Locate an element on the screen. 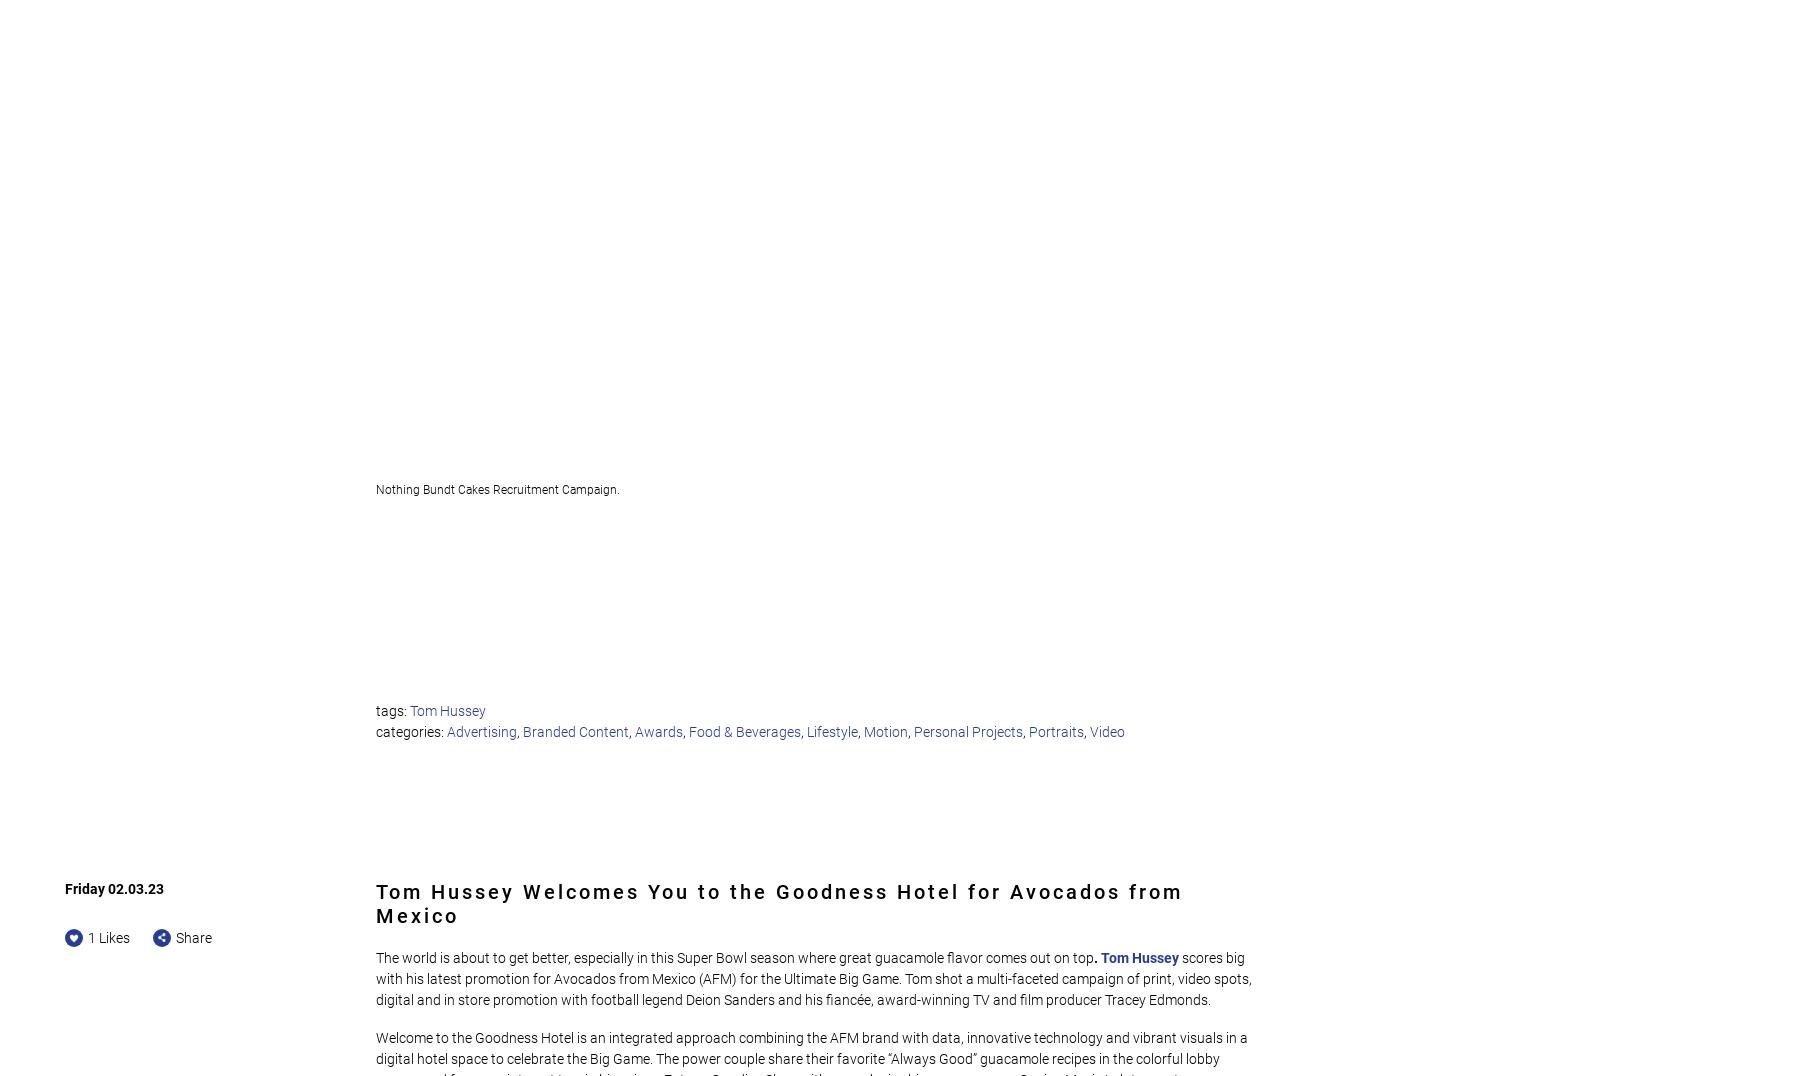 This screenshot has width=1805, height=1076. 'categories:' is located at coordinates (375, 730).